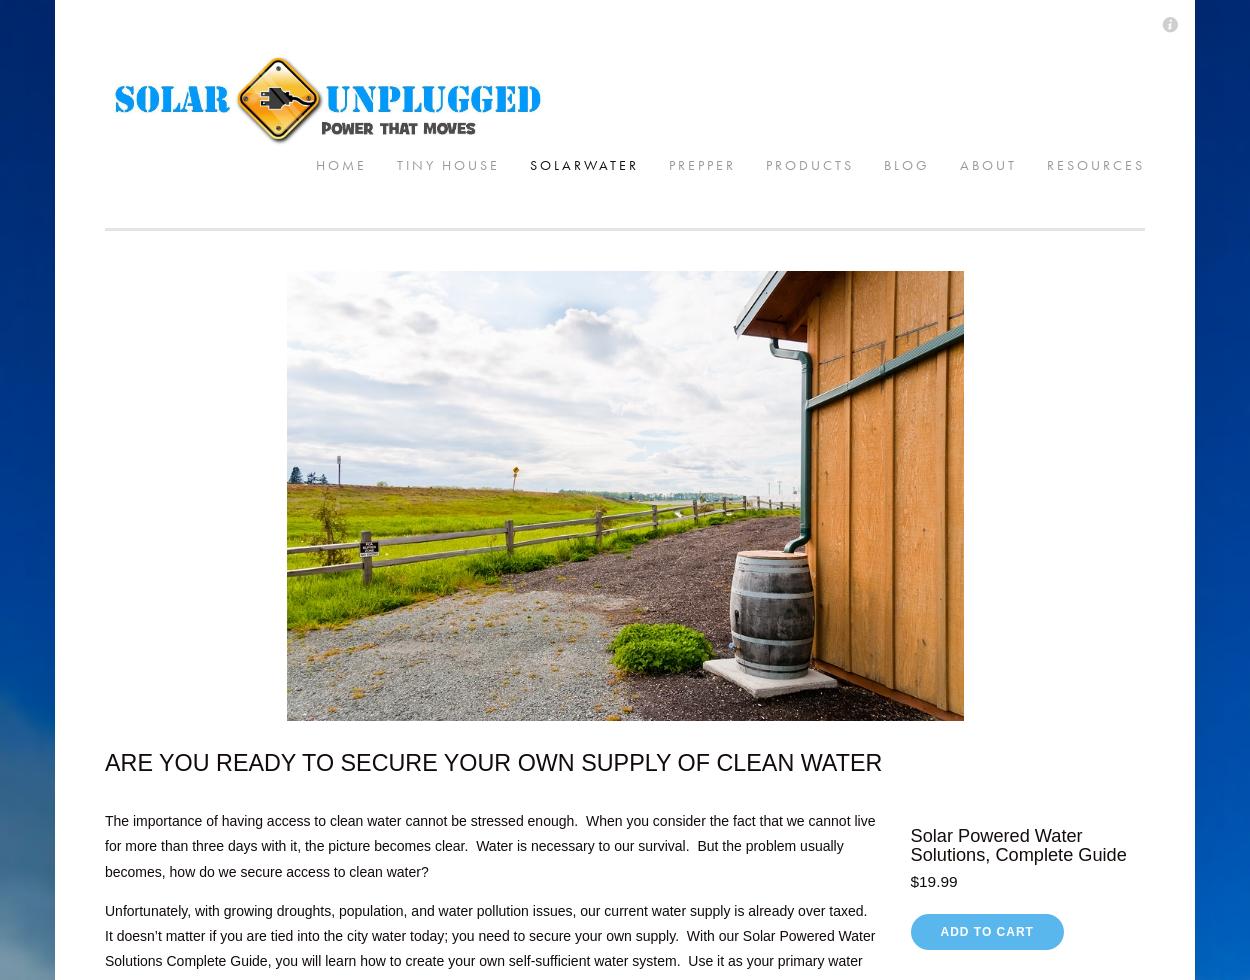 The width and height of the screenshot is (1250, 980). I want to click on 'ARE YOU READY TO SECURE YOUR OWN SUPPLY OF CLEAN WATER', so click(492, 763).